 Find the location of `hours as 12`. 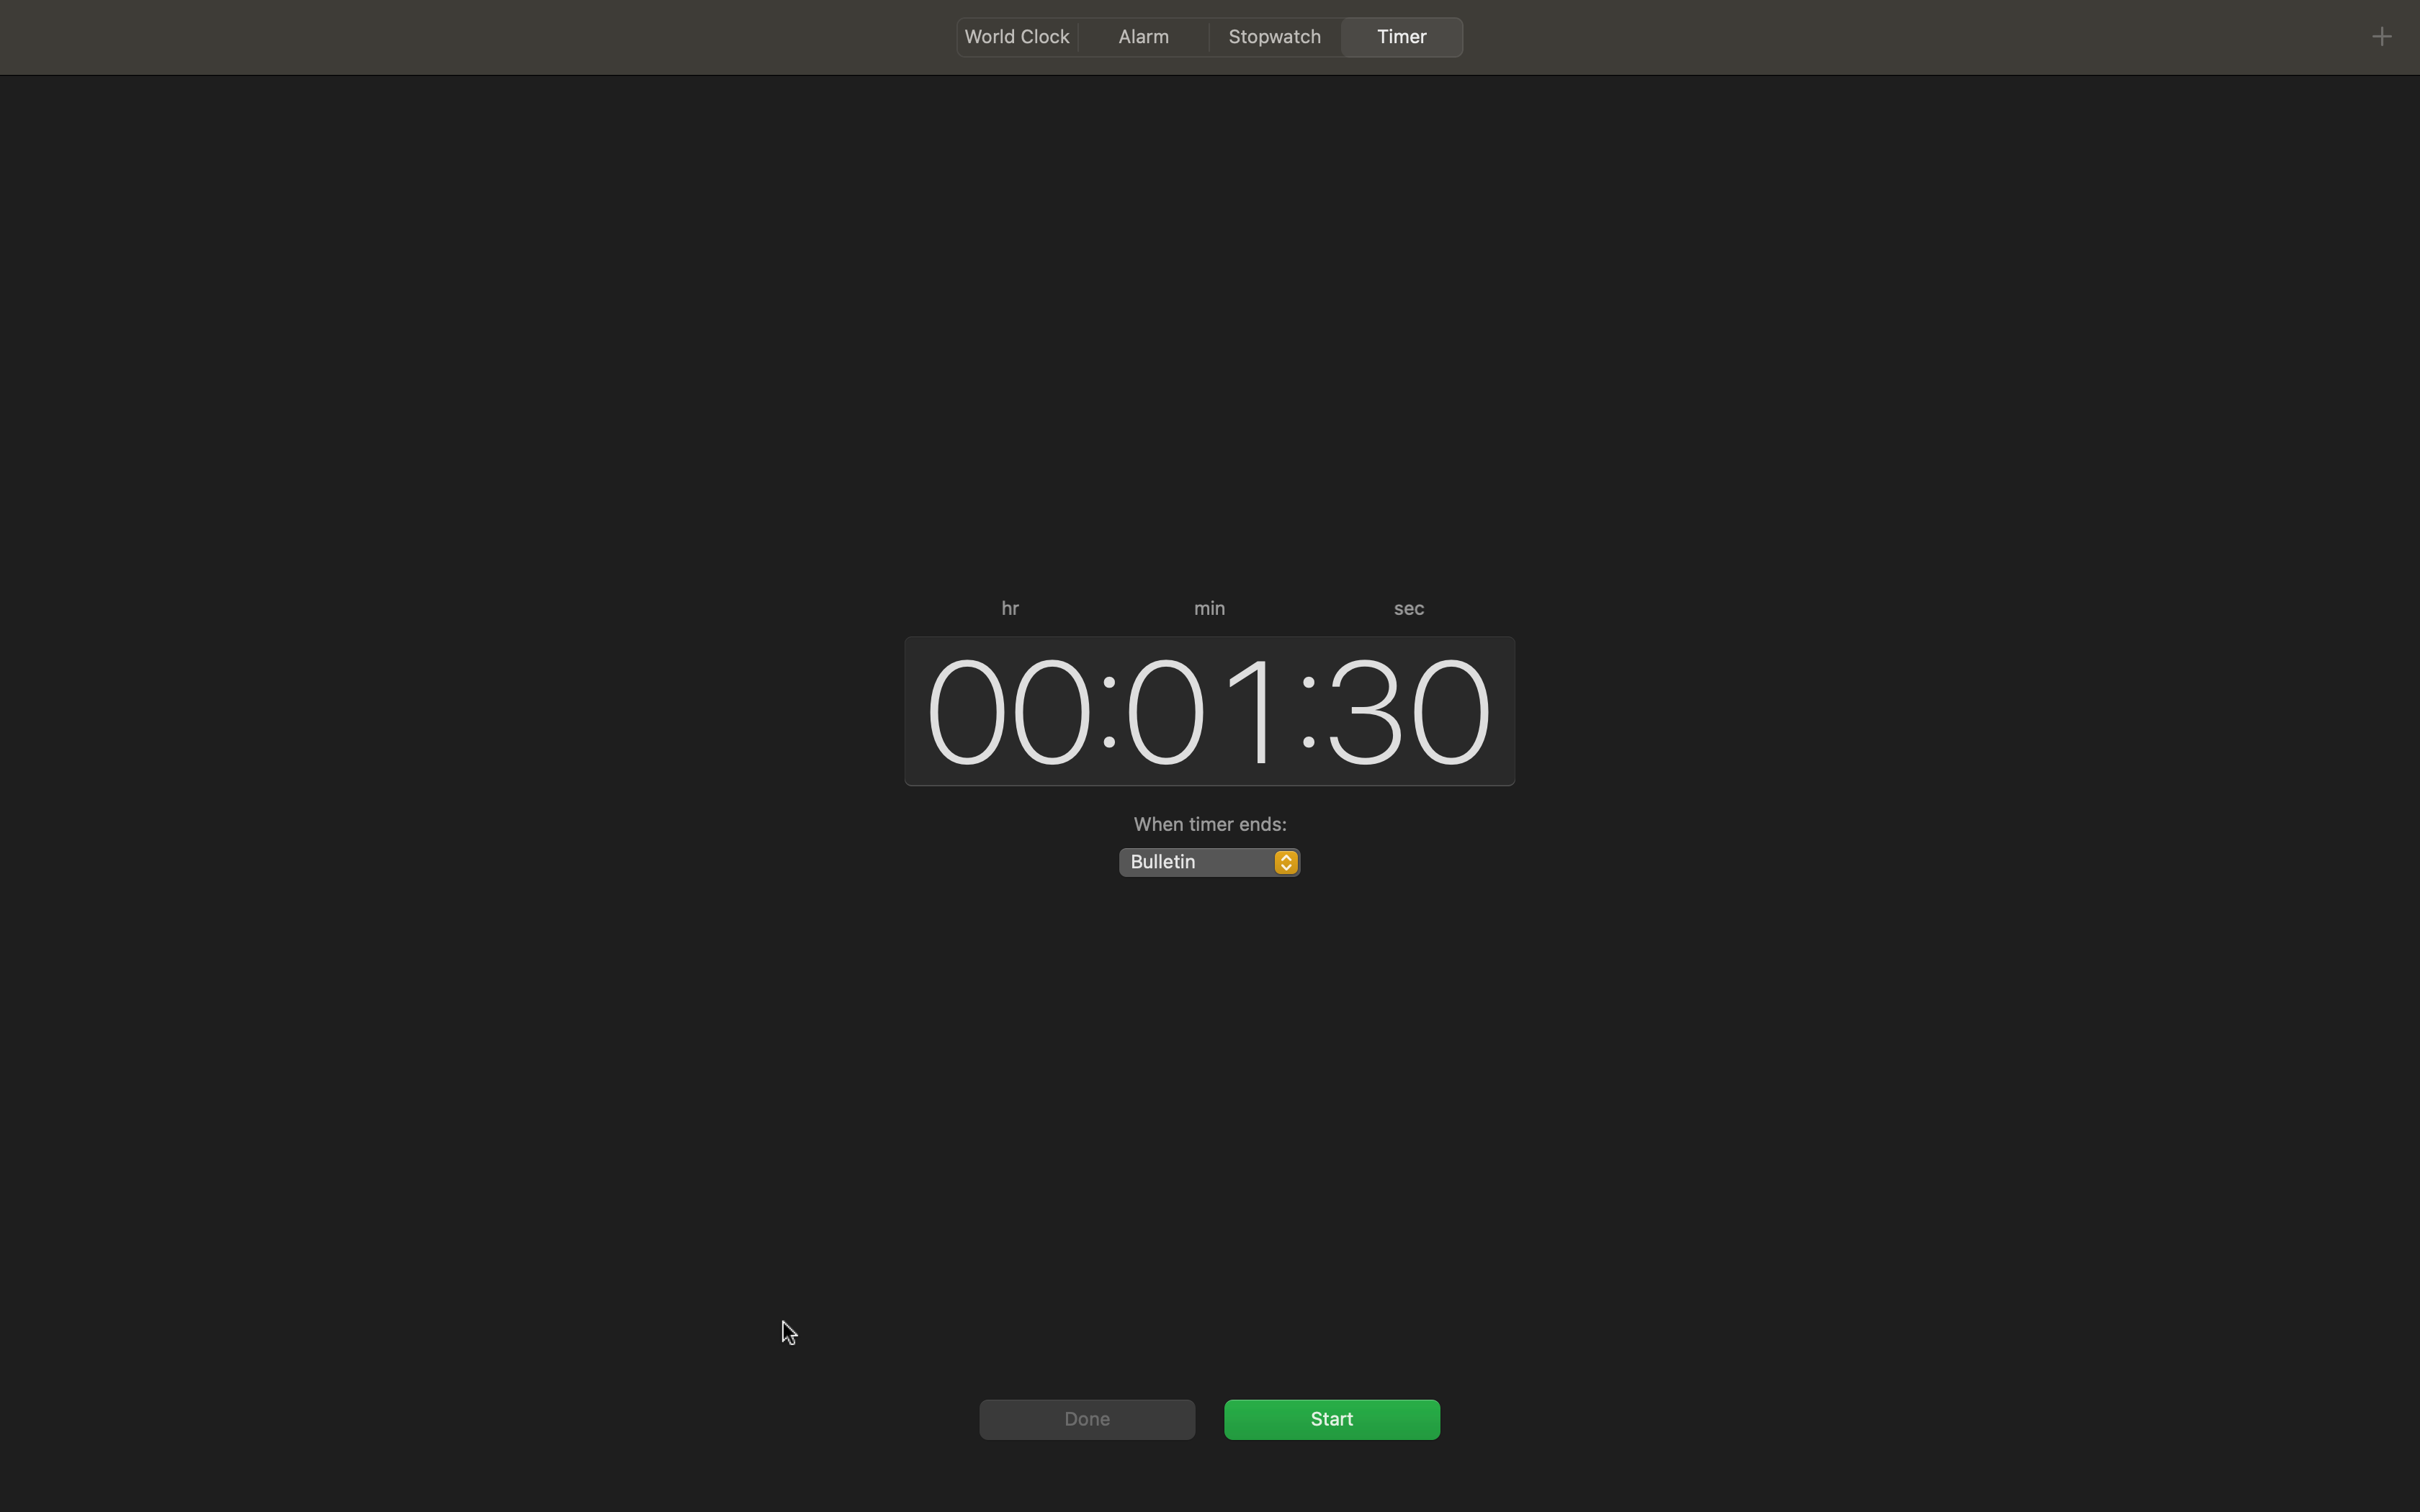

hours as 12 is located at coordinates (1000, 707).